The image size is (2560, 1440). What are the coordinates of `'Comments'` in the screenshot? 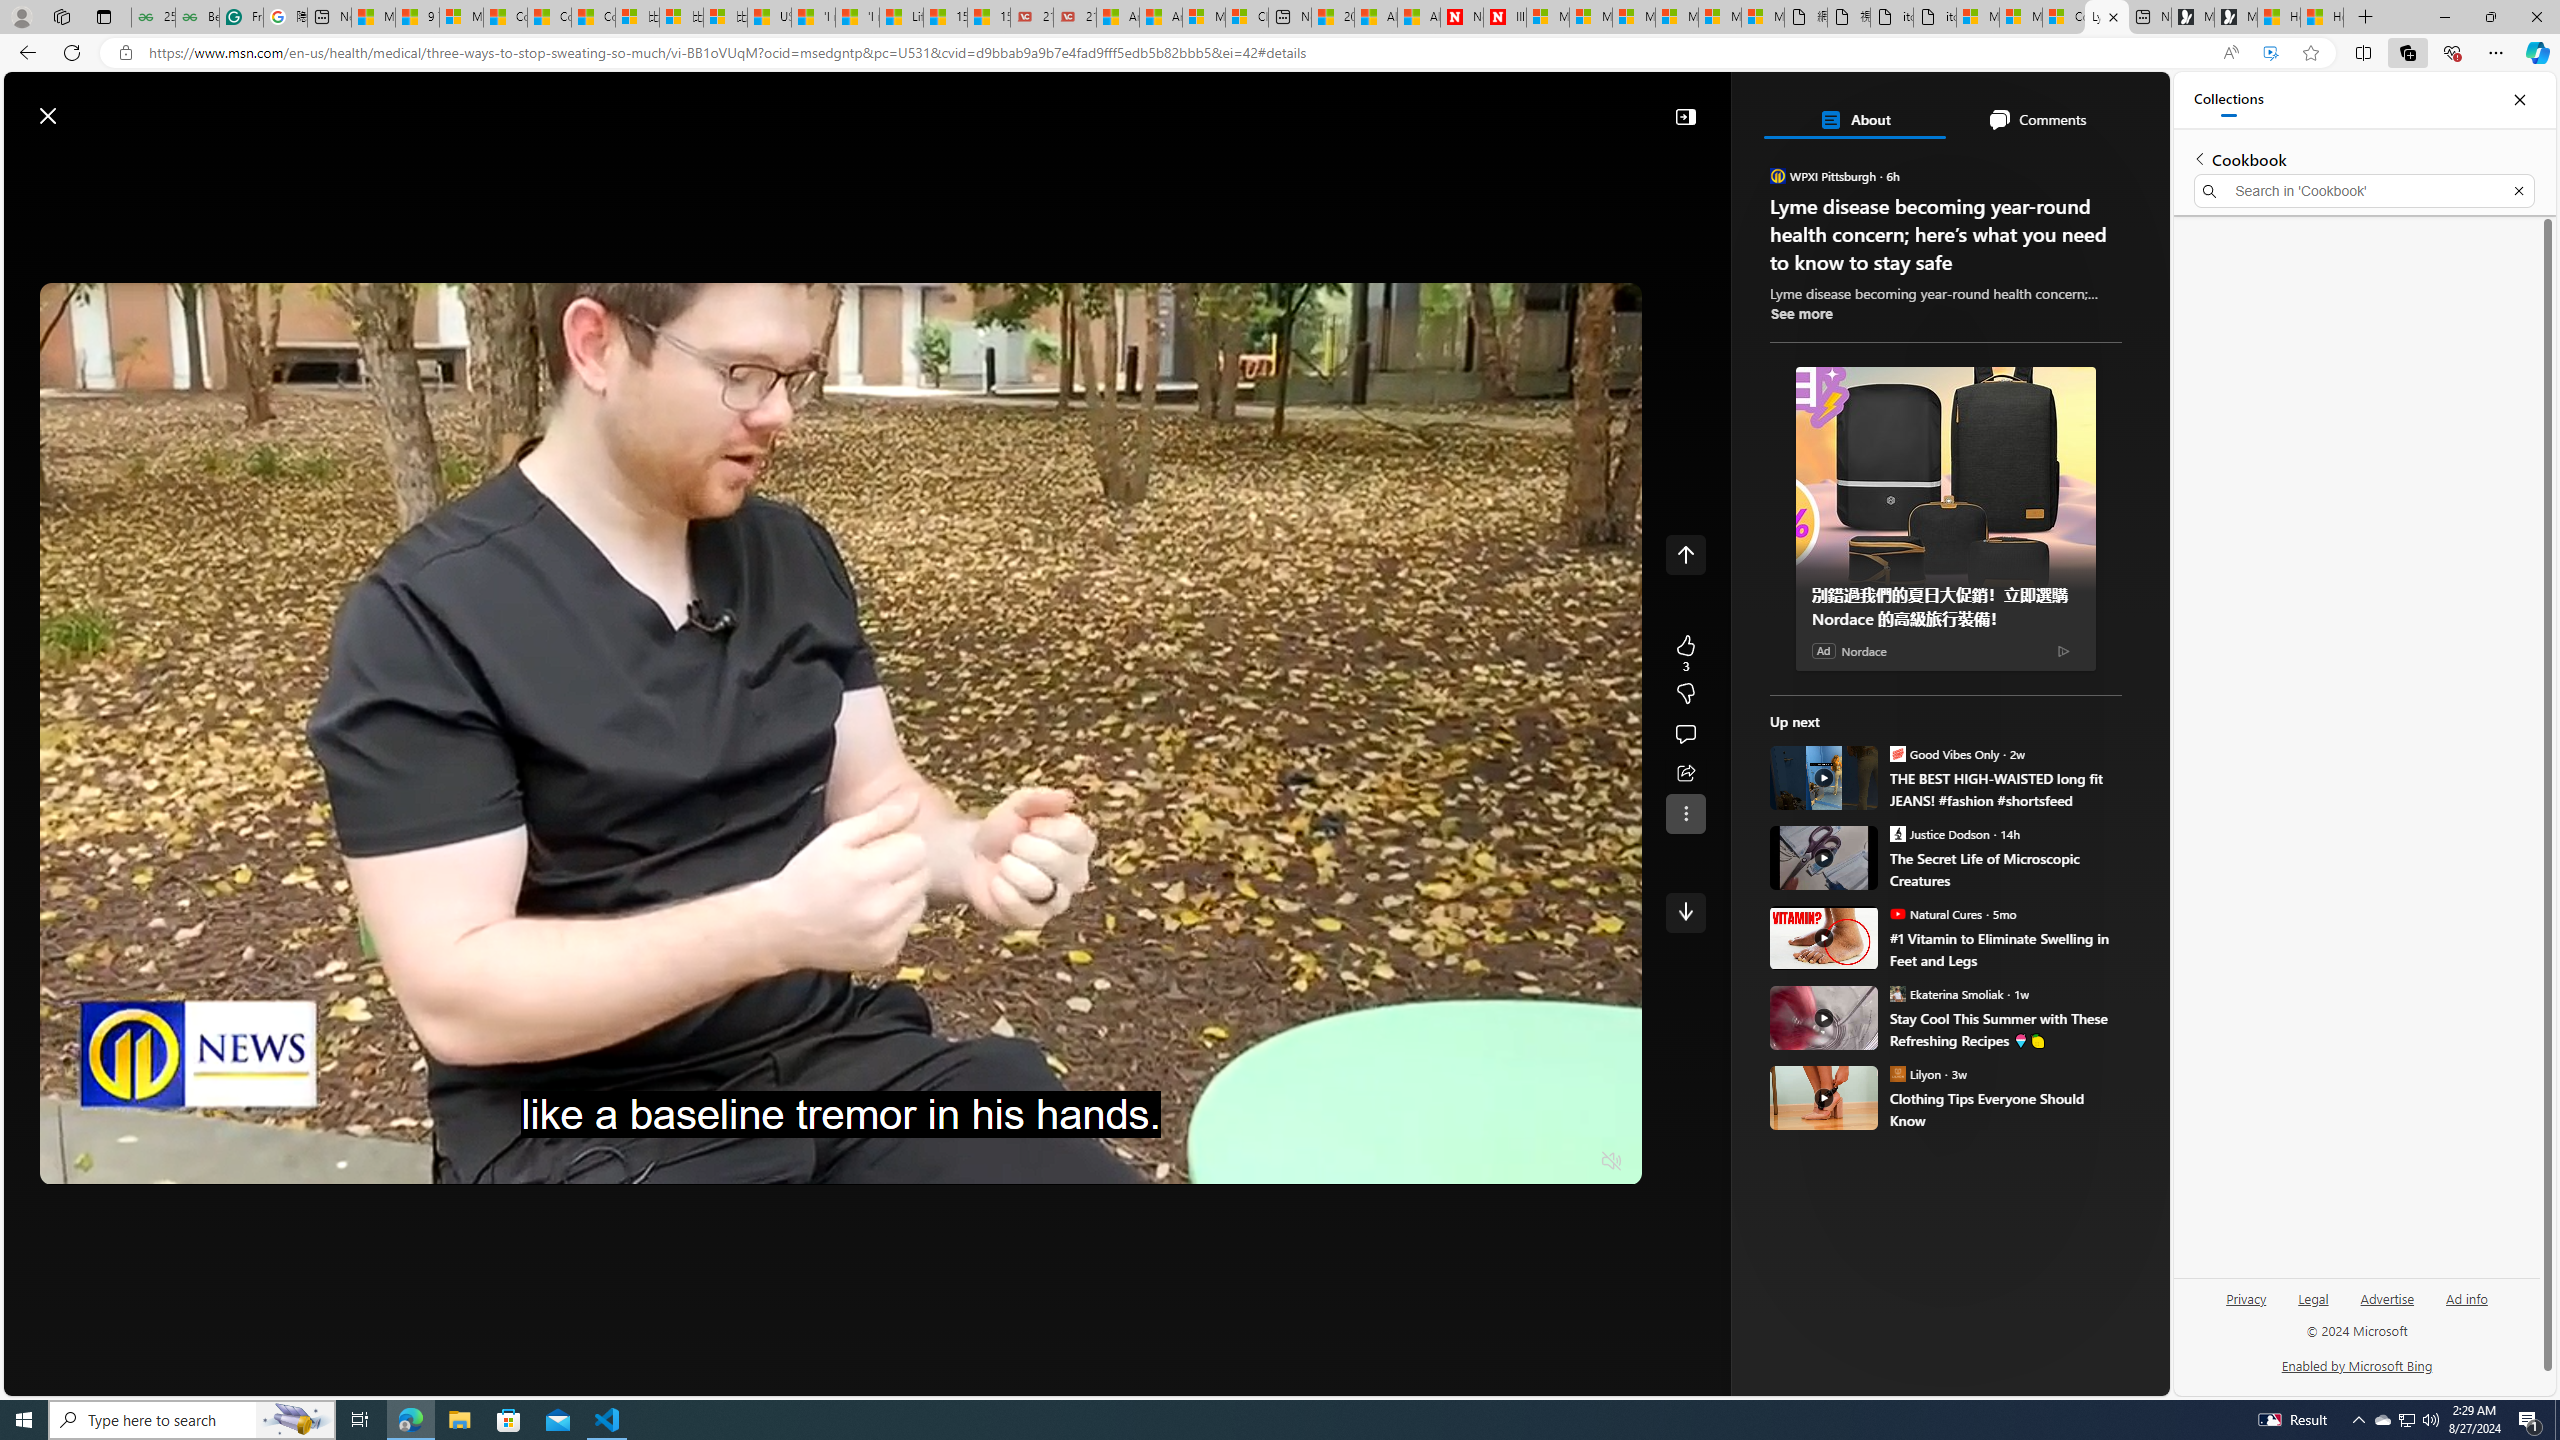 It's located at (2035, 118).